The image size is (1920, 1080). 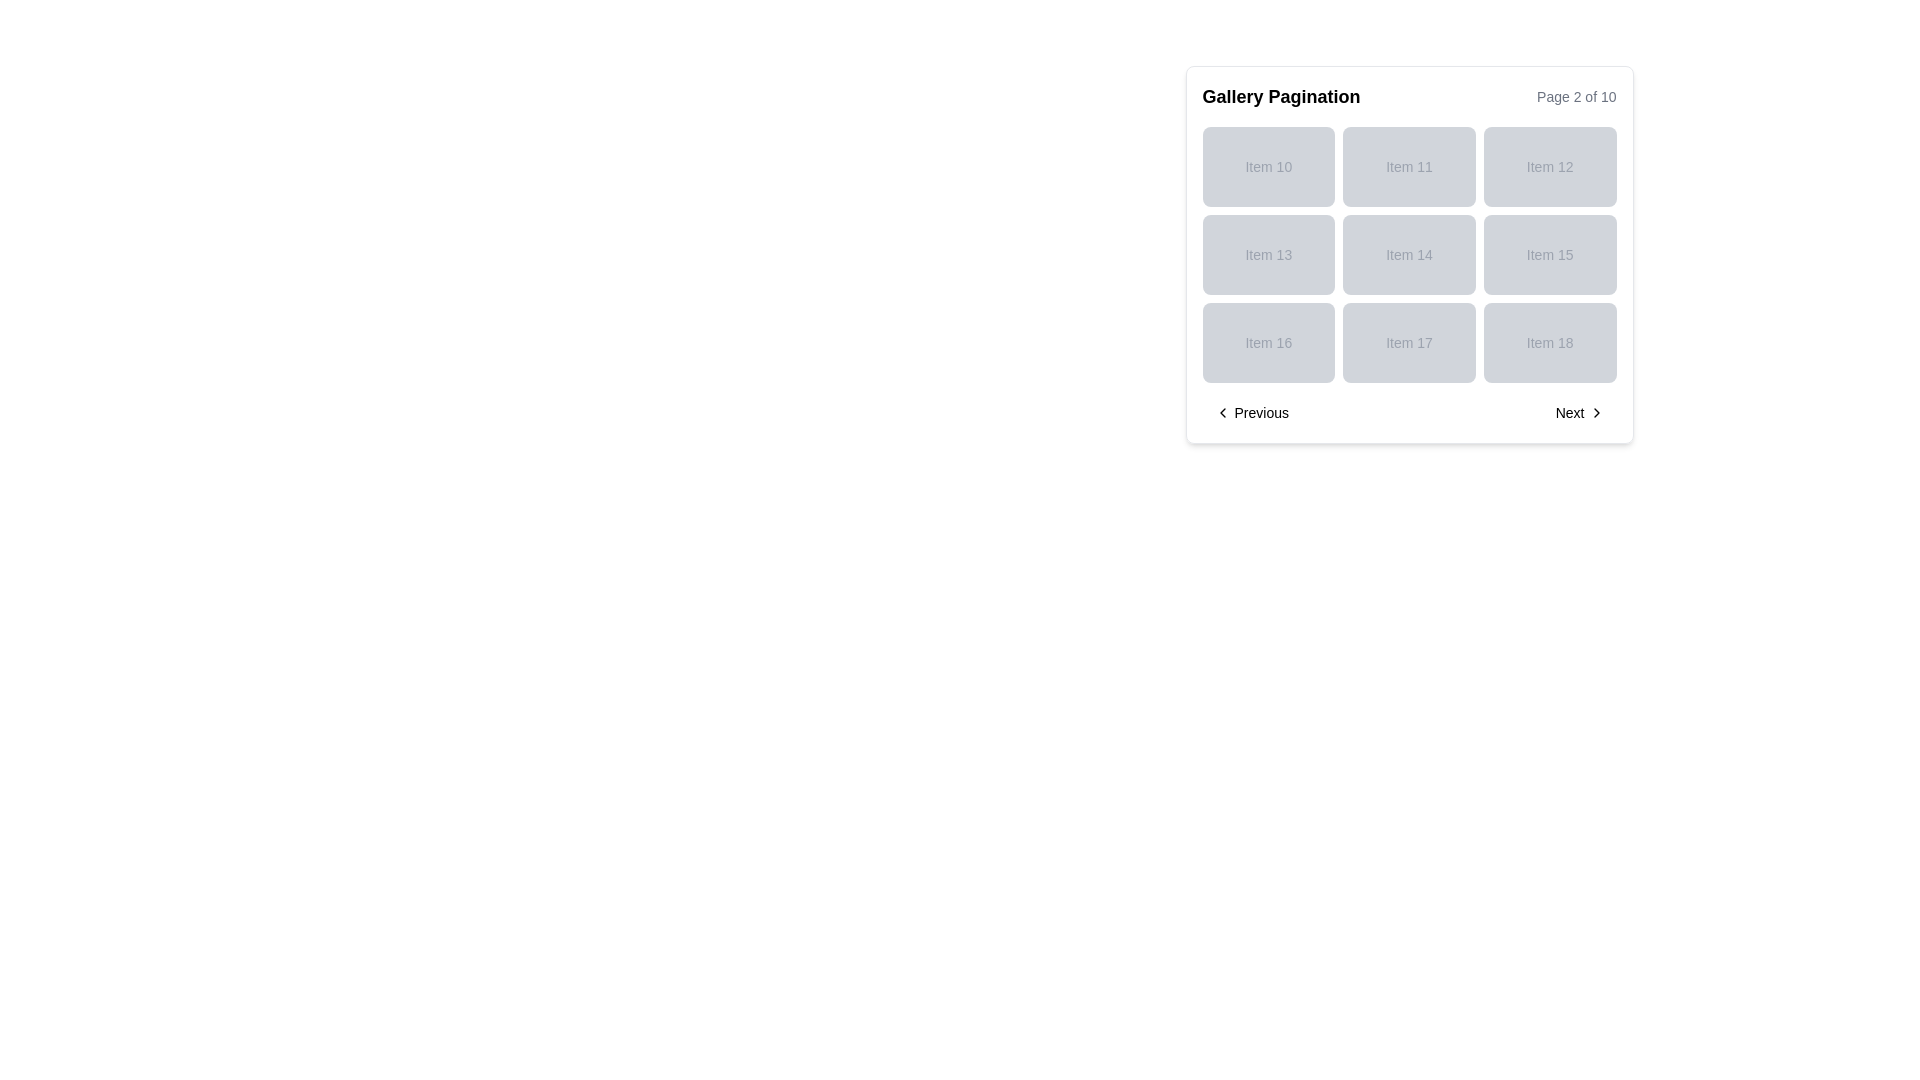 I want to click on the text label reading 'Gallery Pagination', which is styled in bold and positioned at the top-left of the section containing a grid layout, so click(x=1281, y=96).